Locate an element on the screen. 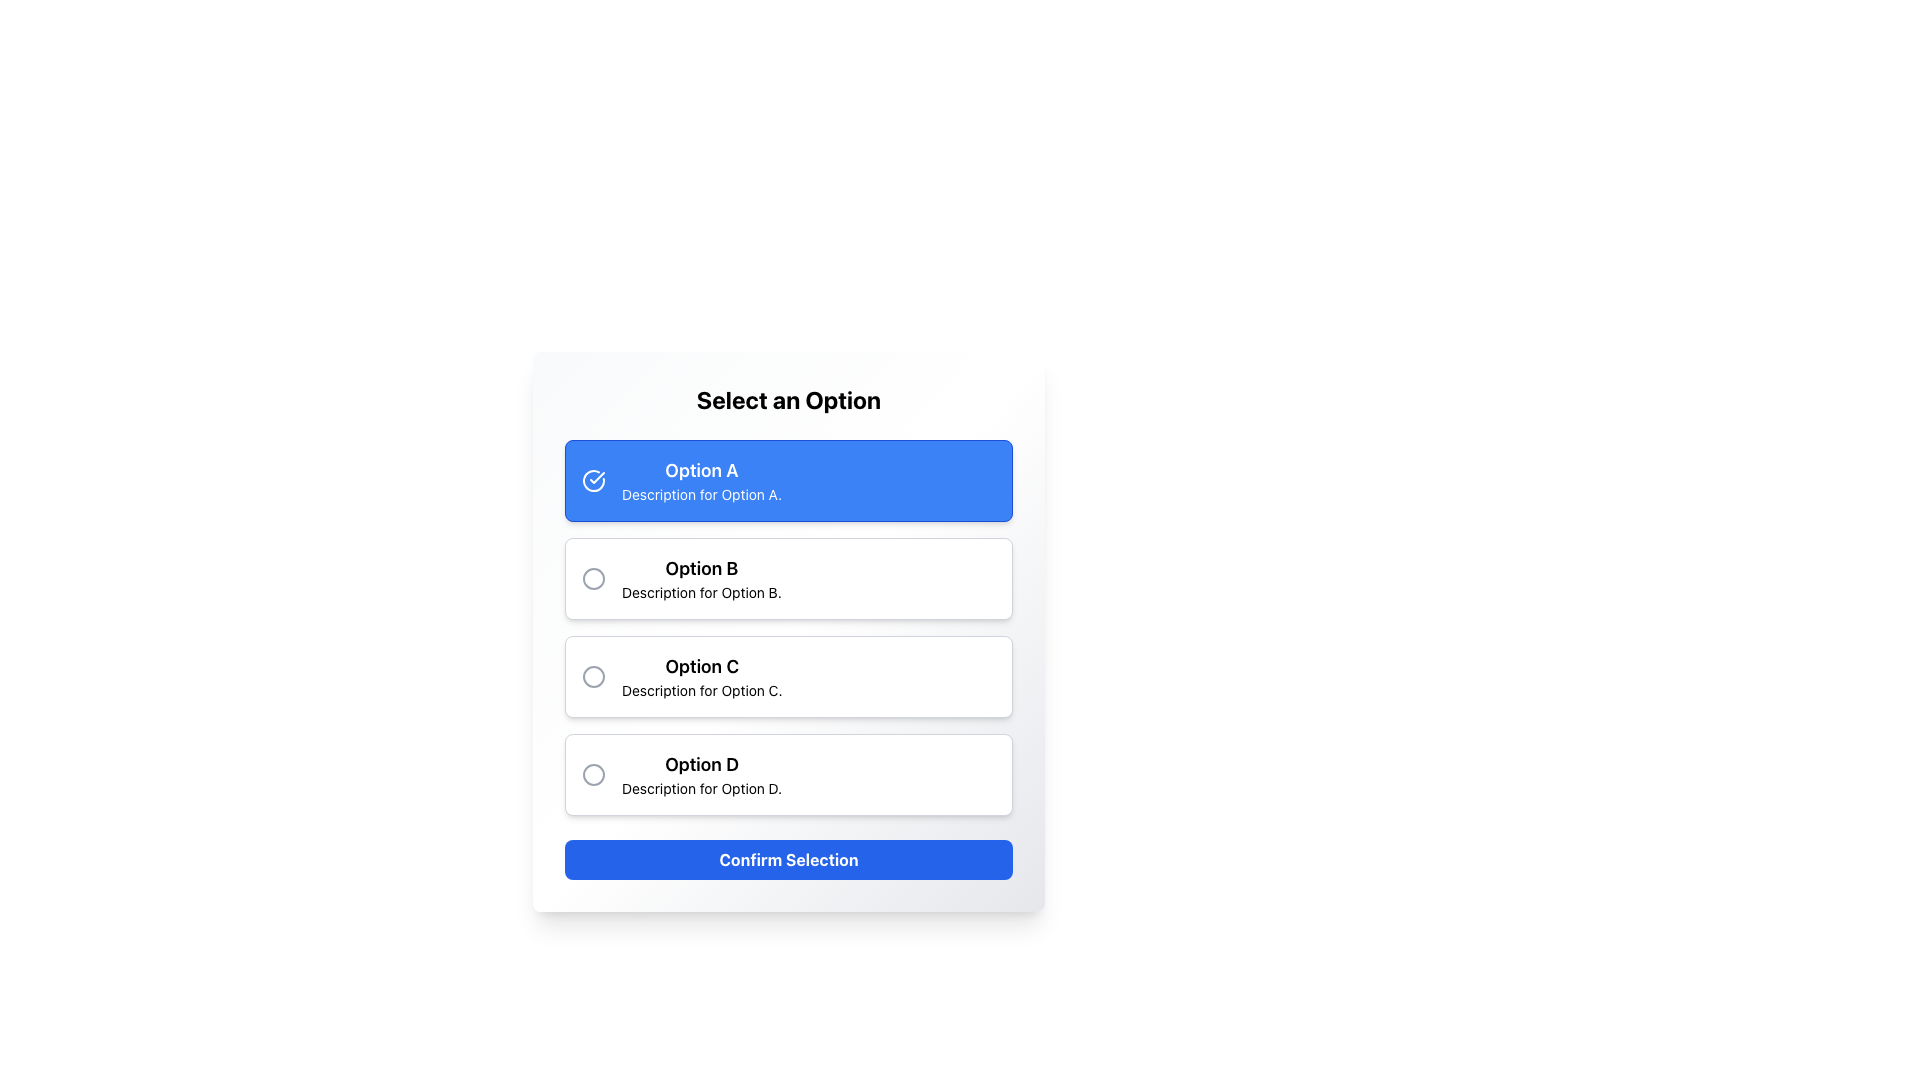  the fourth selectable option, which is a radio button labeled 'Option D' with a description below it, to observe any highlighting or hover effect is located at coordinates (787, 774).